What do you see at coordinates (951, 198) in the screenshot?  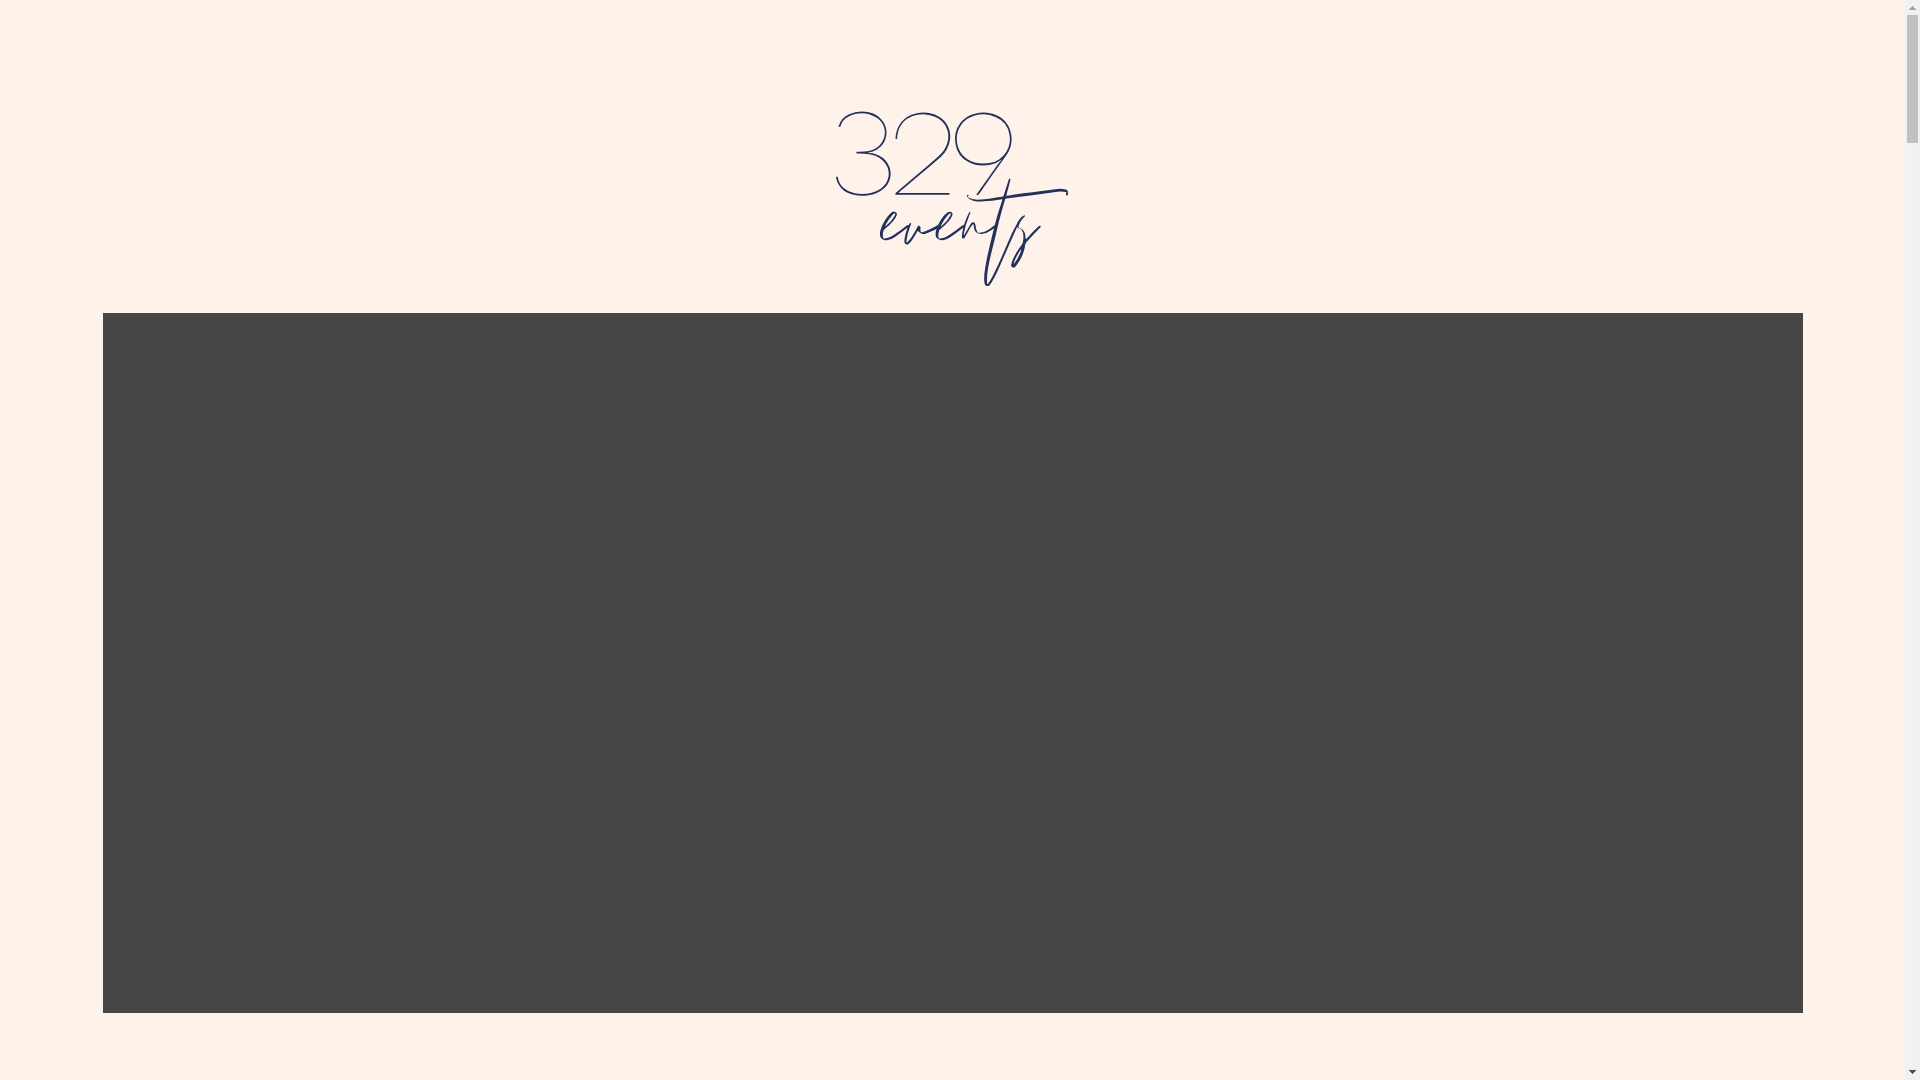 I see `'329events_Logo_175x232'` at bounding box center [951, 198].